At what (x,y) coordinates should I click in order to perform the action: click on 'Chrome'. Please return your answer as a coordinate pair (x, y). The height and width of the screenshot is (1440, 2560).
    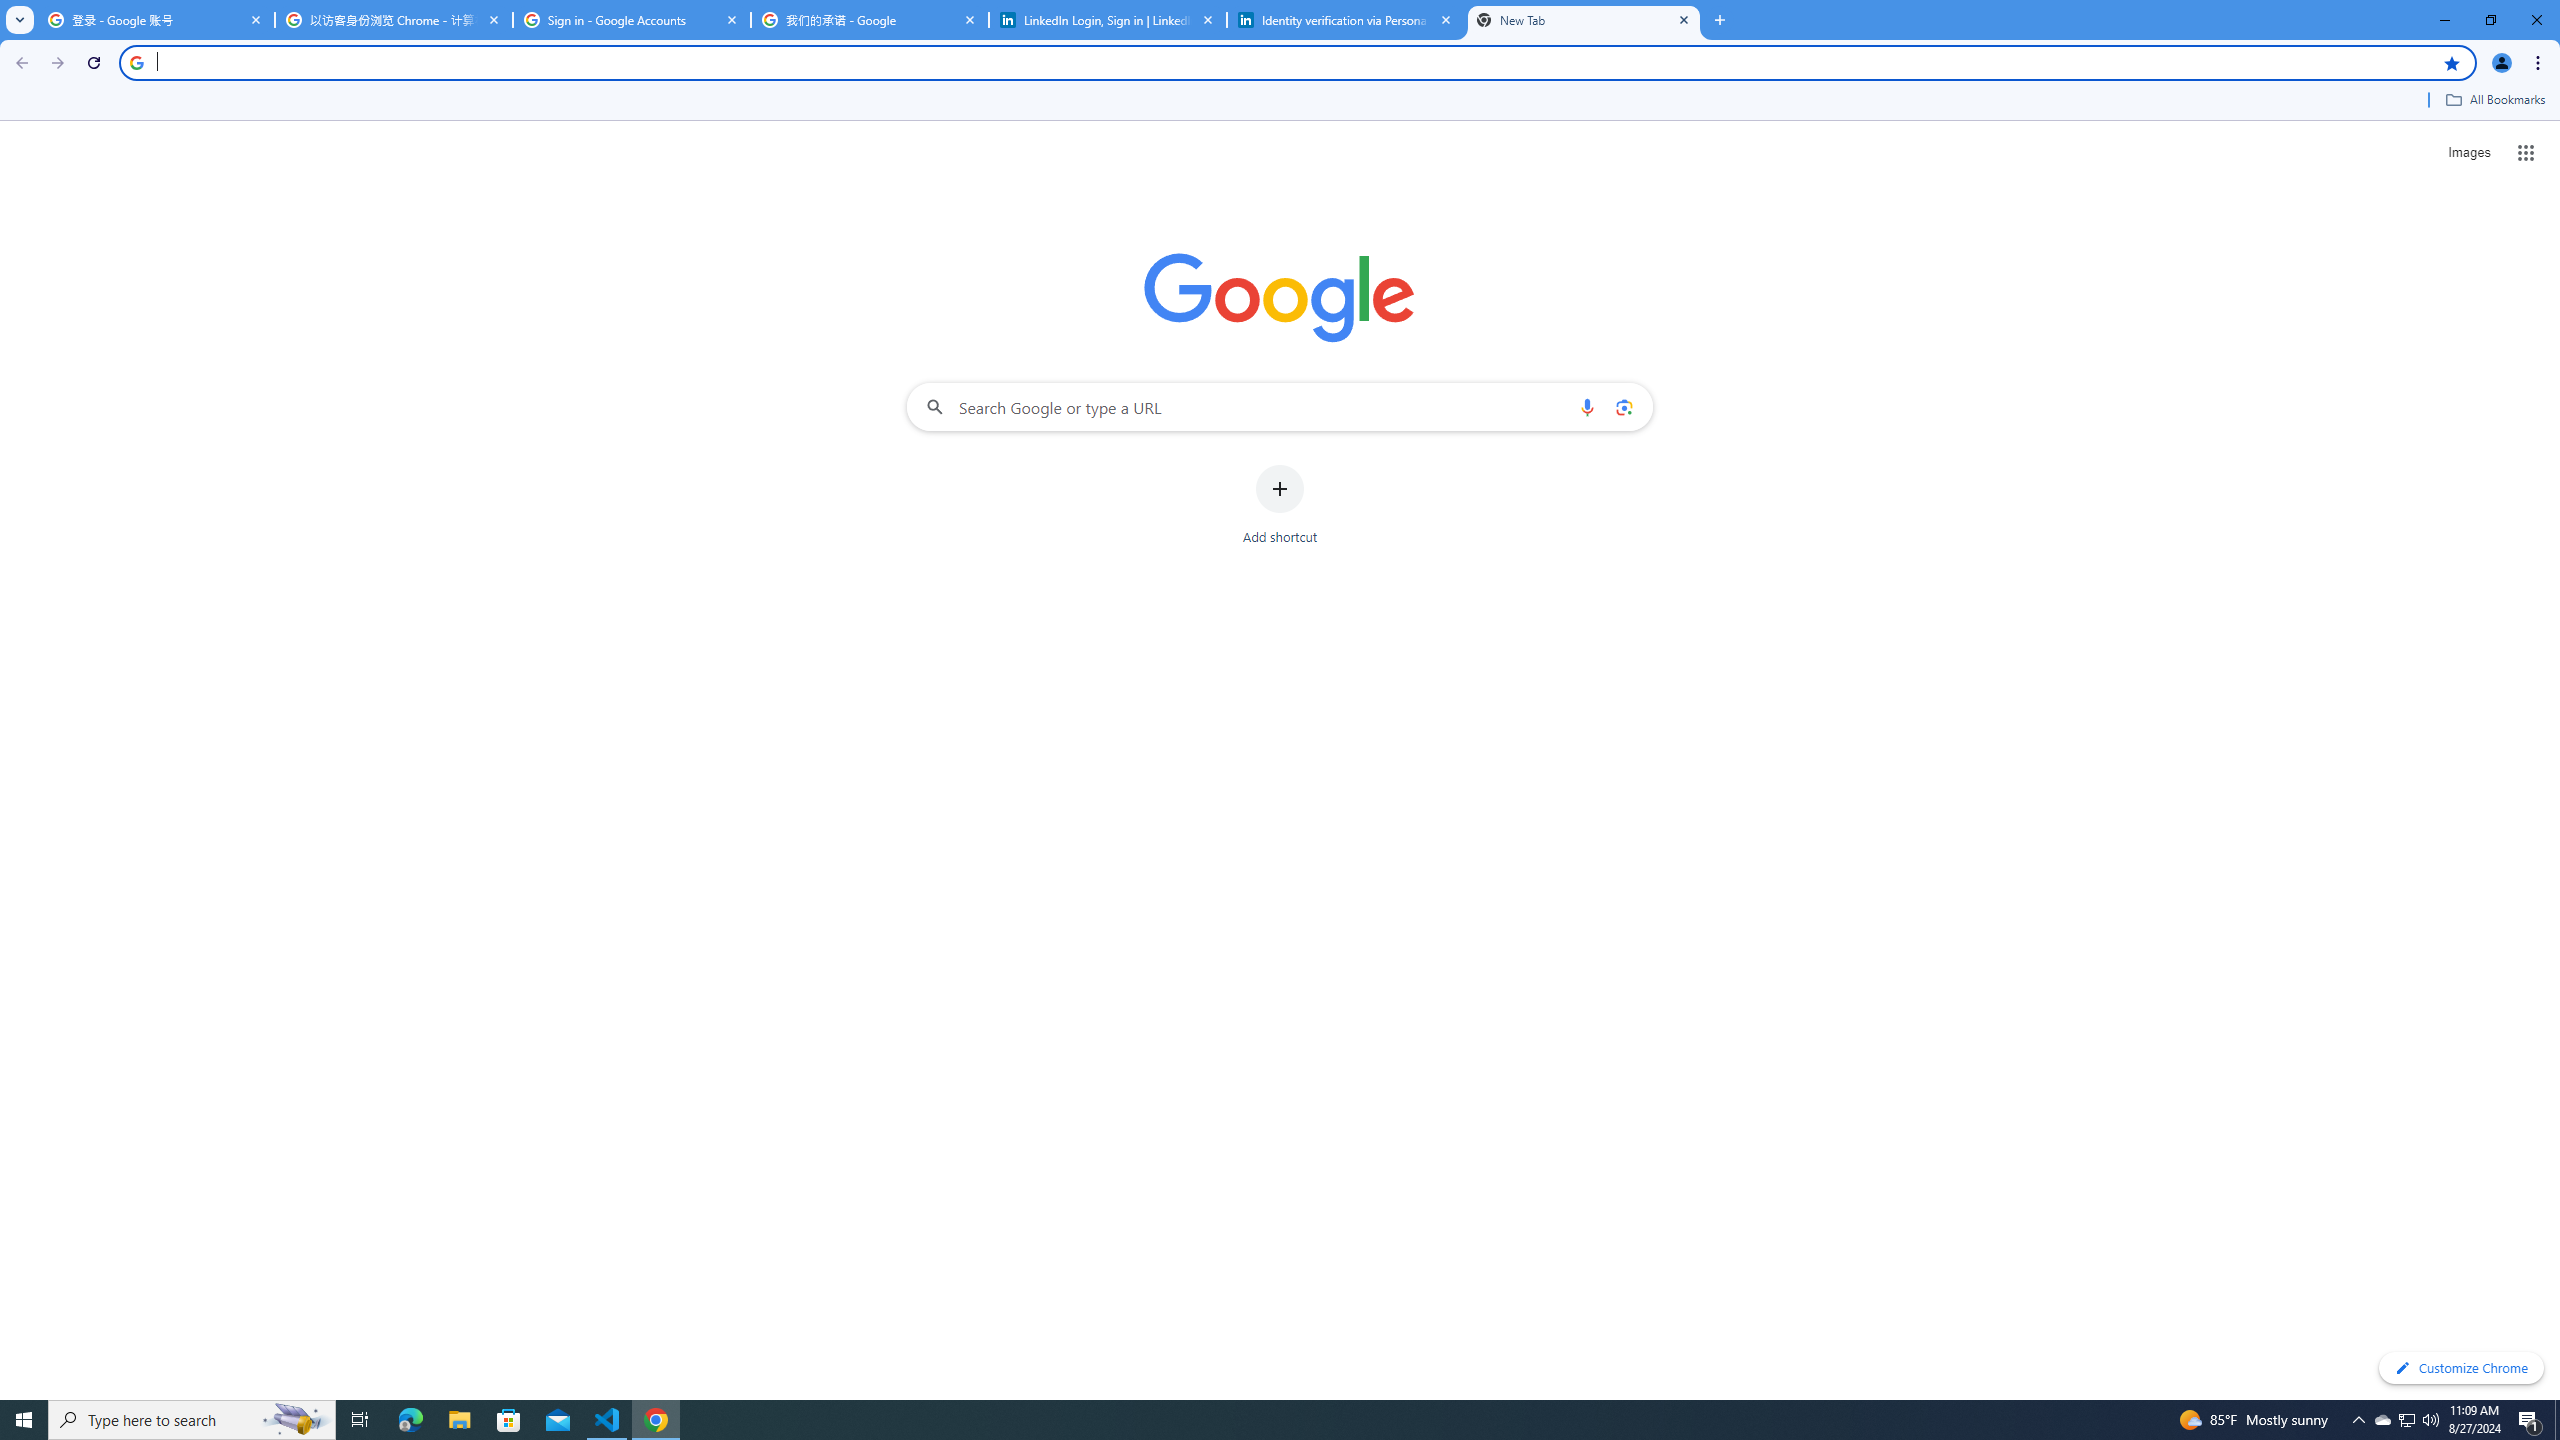
    Looking at the image, I should click on (2539, 62).